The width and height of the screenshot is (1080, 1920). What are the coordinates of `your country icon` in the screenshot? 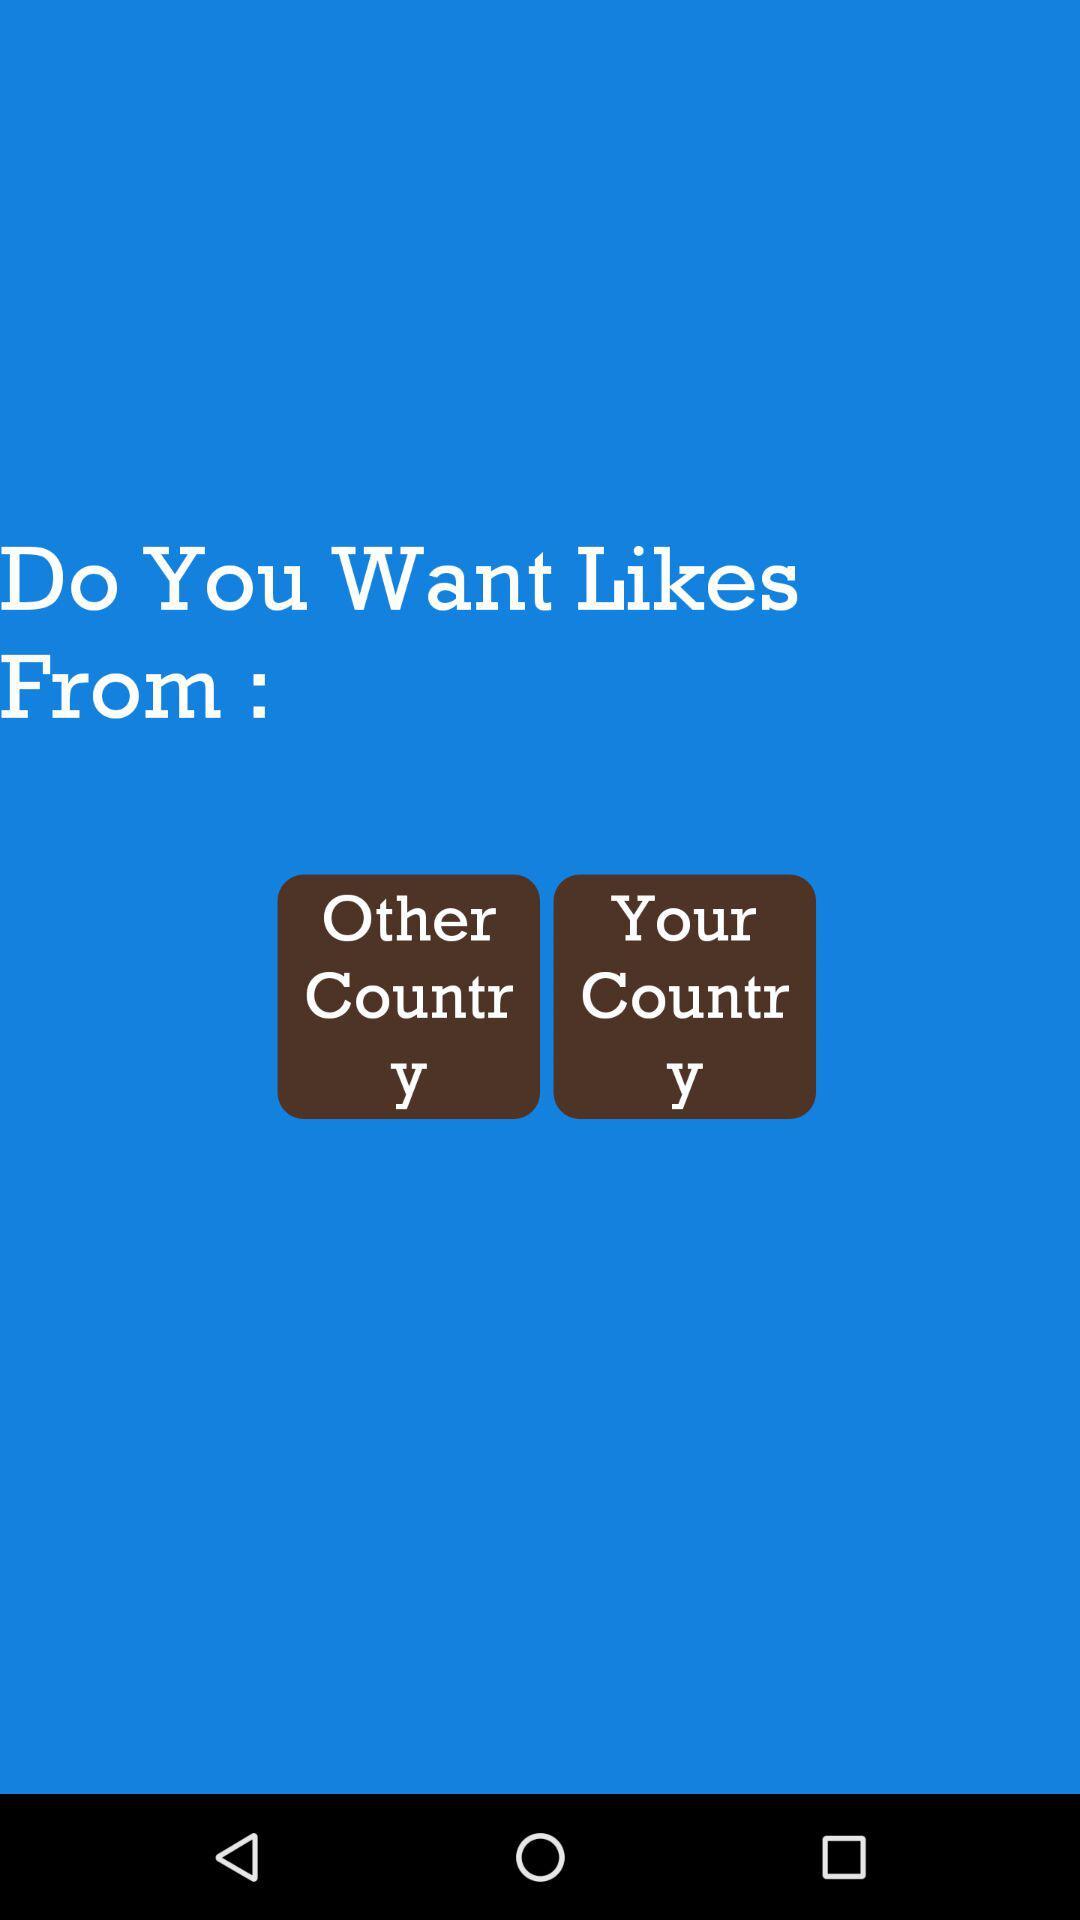 It's located at (683, 996).